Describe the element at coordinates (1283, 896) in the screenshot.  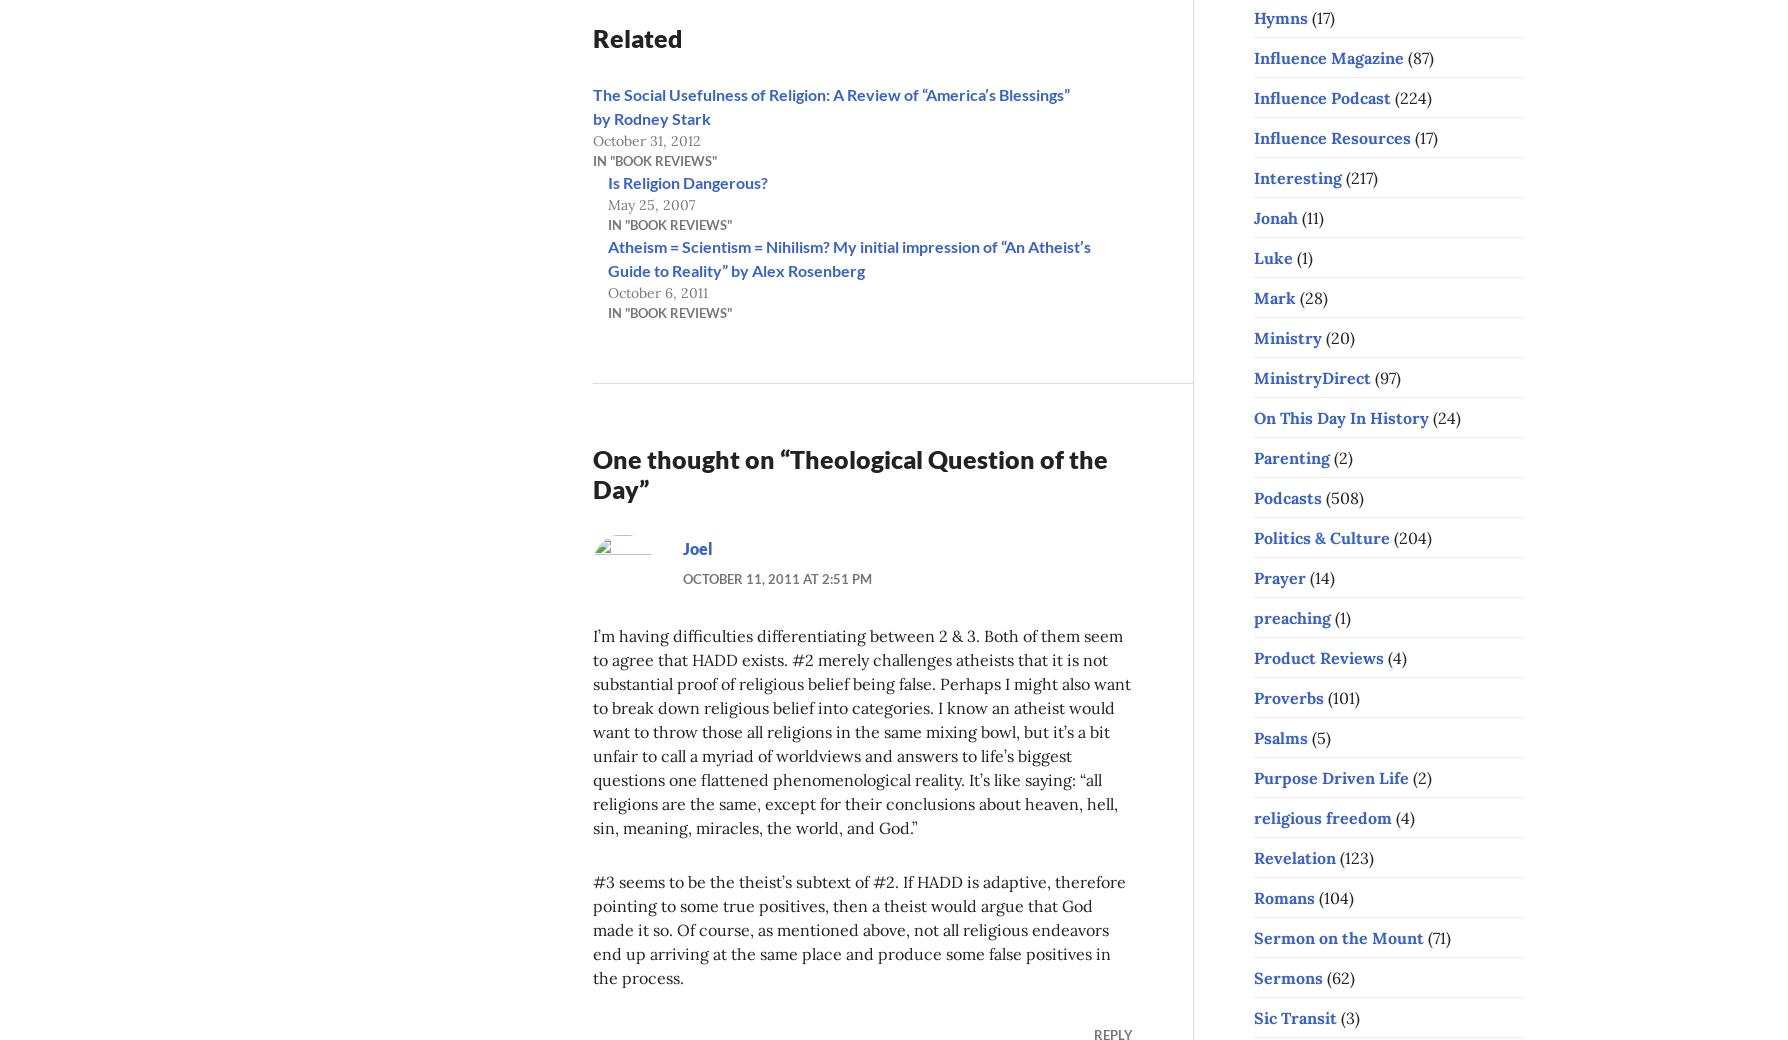
I see `'Romans'` at that location.